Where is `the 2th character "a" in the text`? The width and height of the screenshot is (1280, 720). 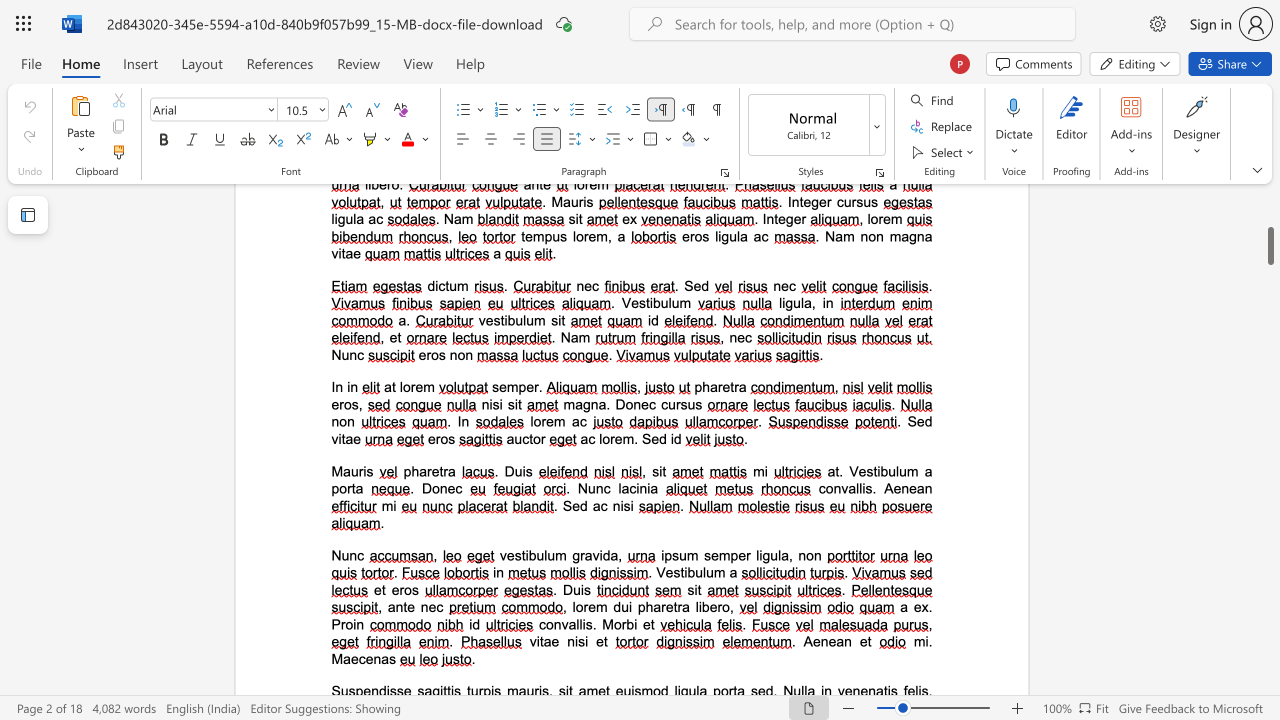 the 2th character "a" in the text is located at coordinates (927, 471).